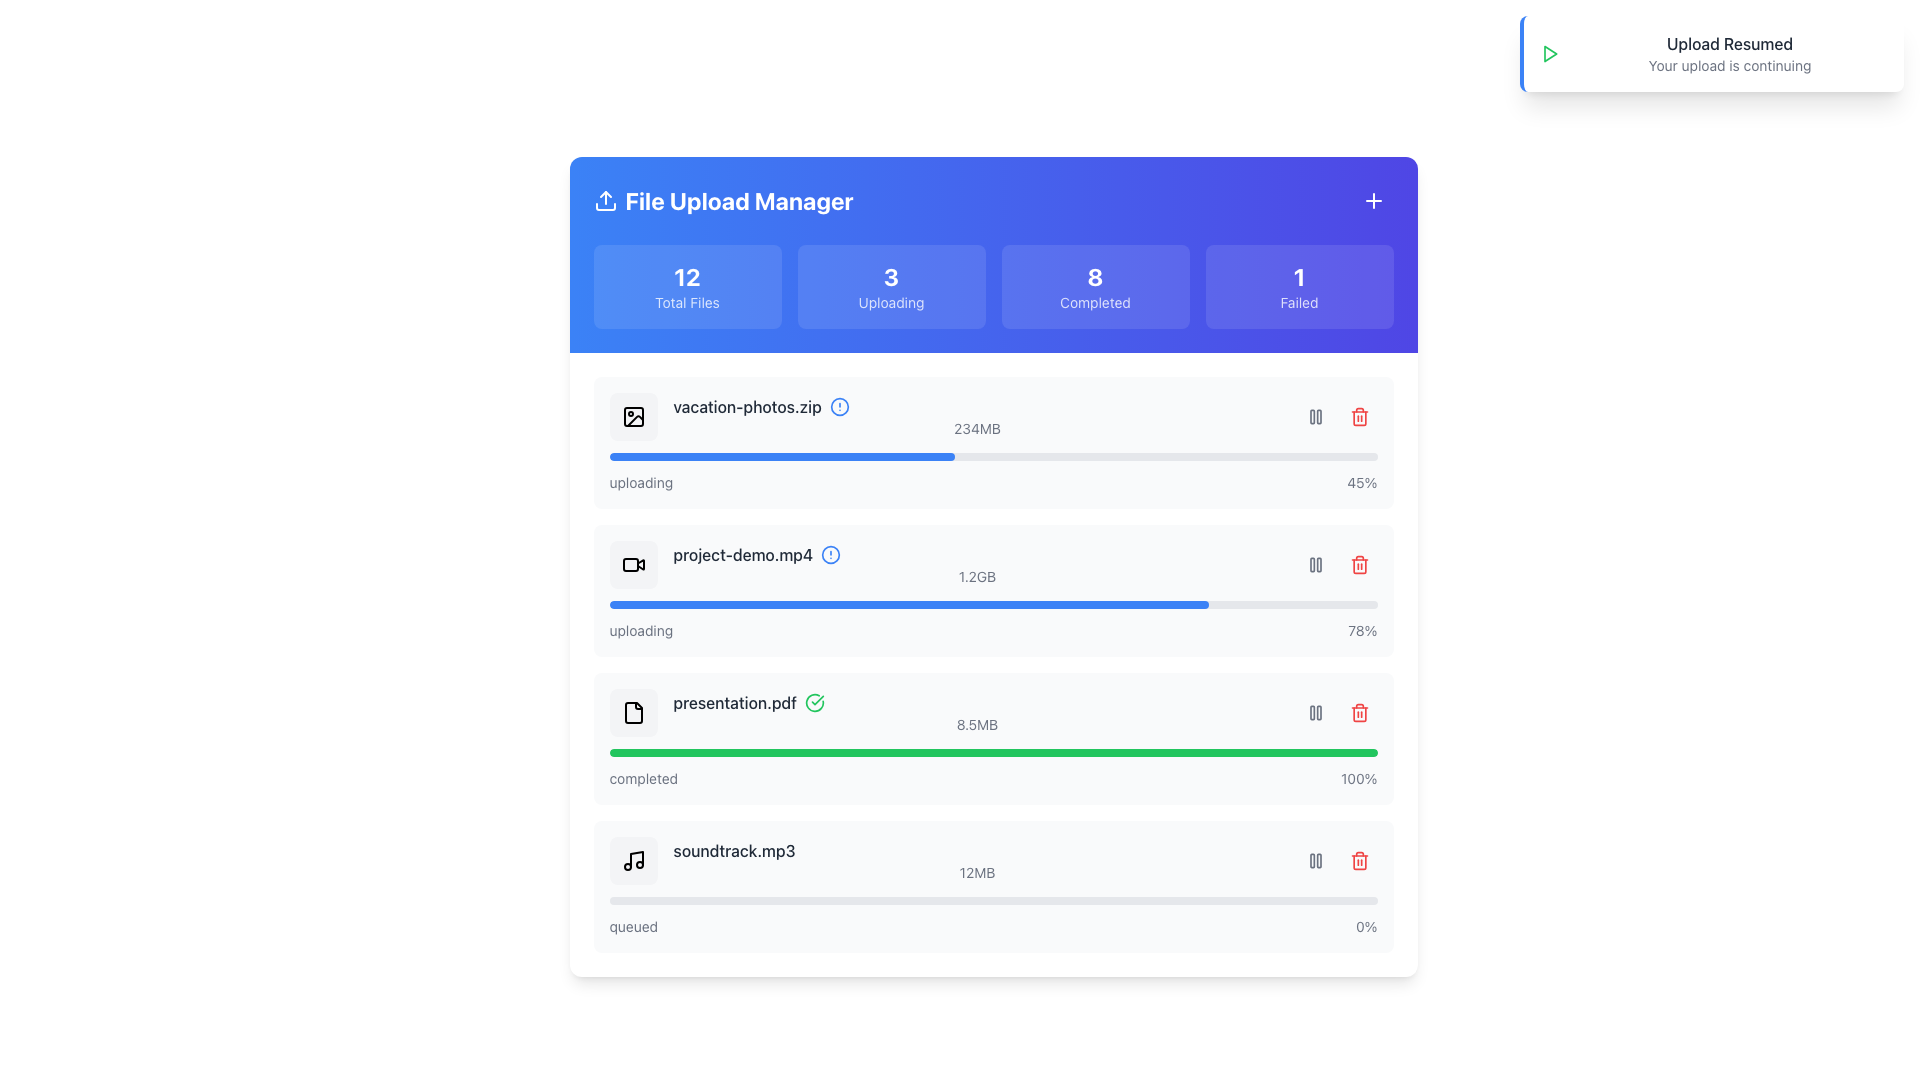 The height and width of the screenshot is (1080, 1920). I want to click on the pause button icon, which is a square area with a gray stylized pause icon, located to the right of the upload progress bar for 'vacation-photos.zip', so click(1315, 415).